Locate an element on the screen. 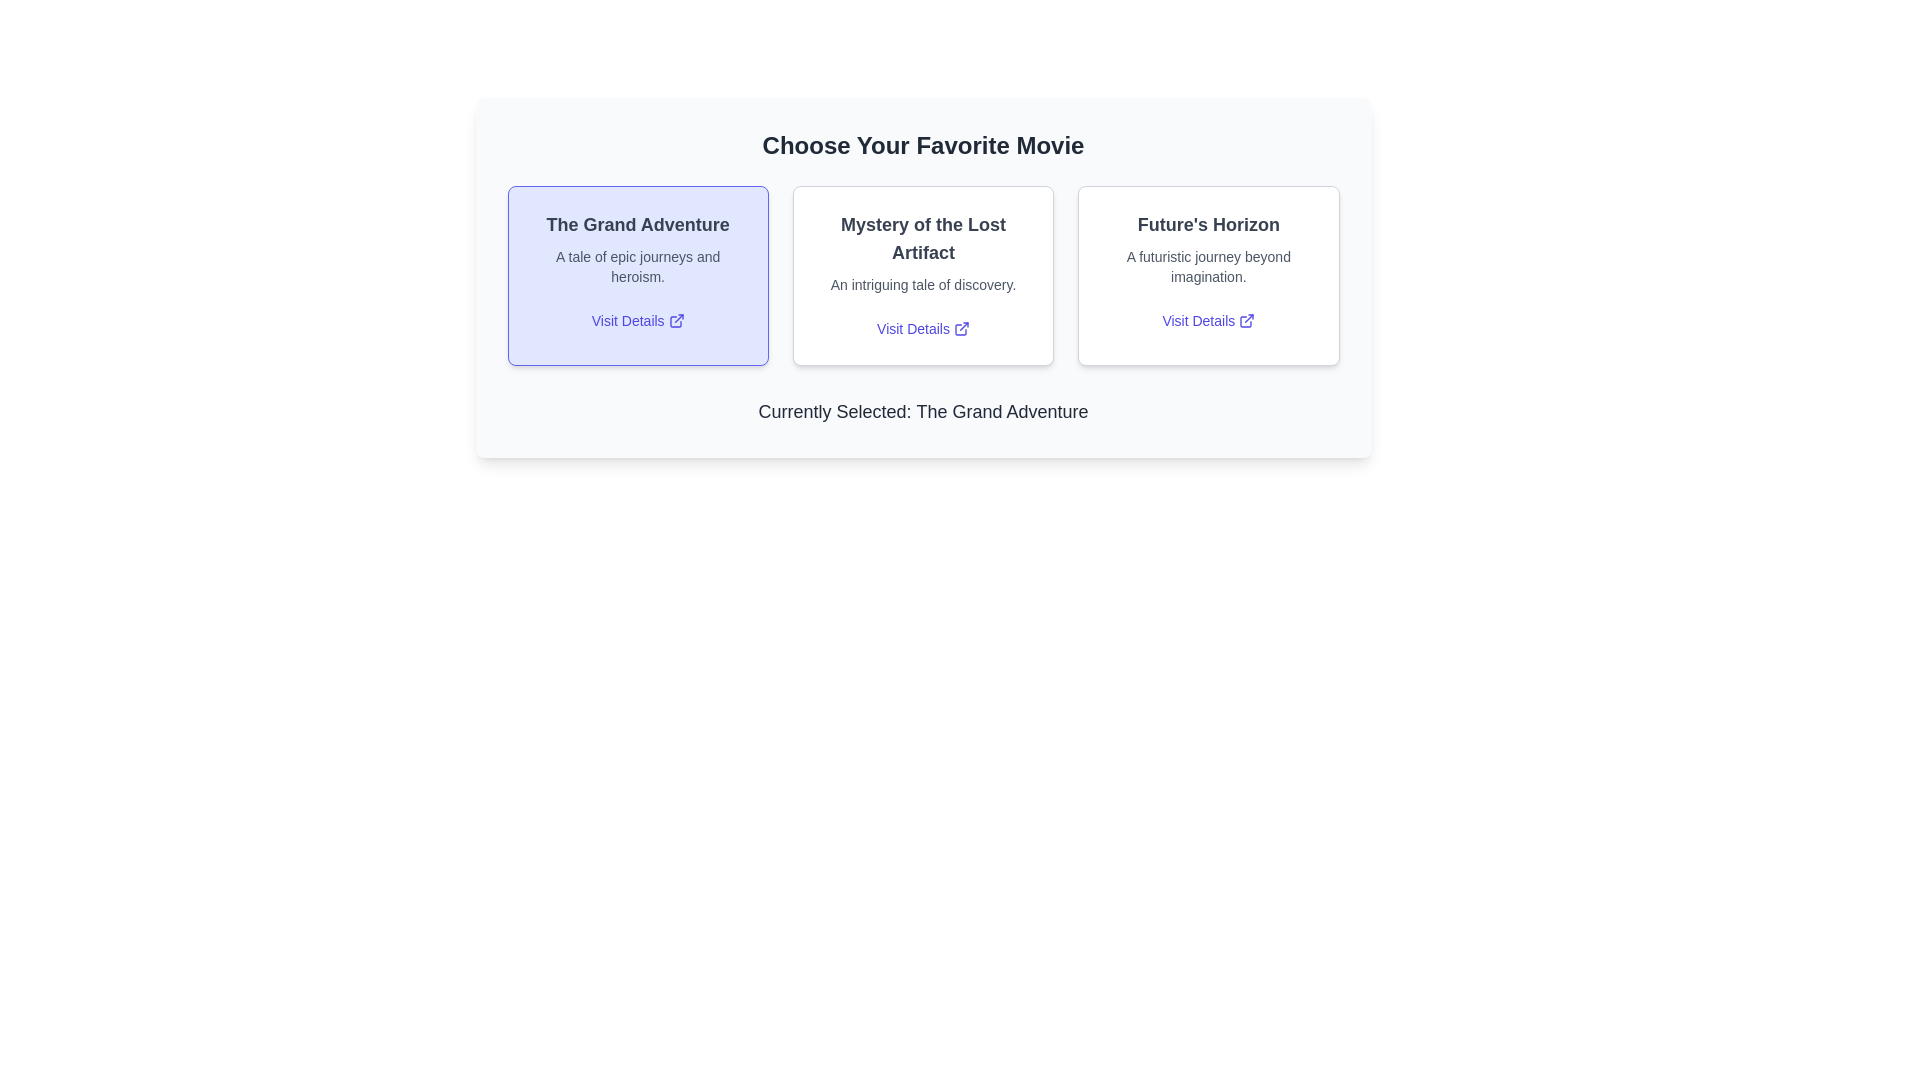 Image resolution: width=1920 pixels, height=1080 pixels. the external link icon next to the text 'Visit Details' under the card titled 'Mystery of the Lost Artifact', which is located in the second of the three horizontally arranged movie cards is located at coordinates (961, 327).